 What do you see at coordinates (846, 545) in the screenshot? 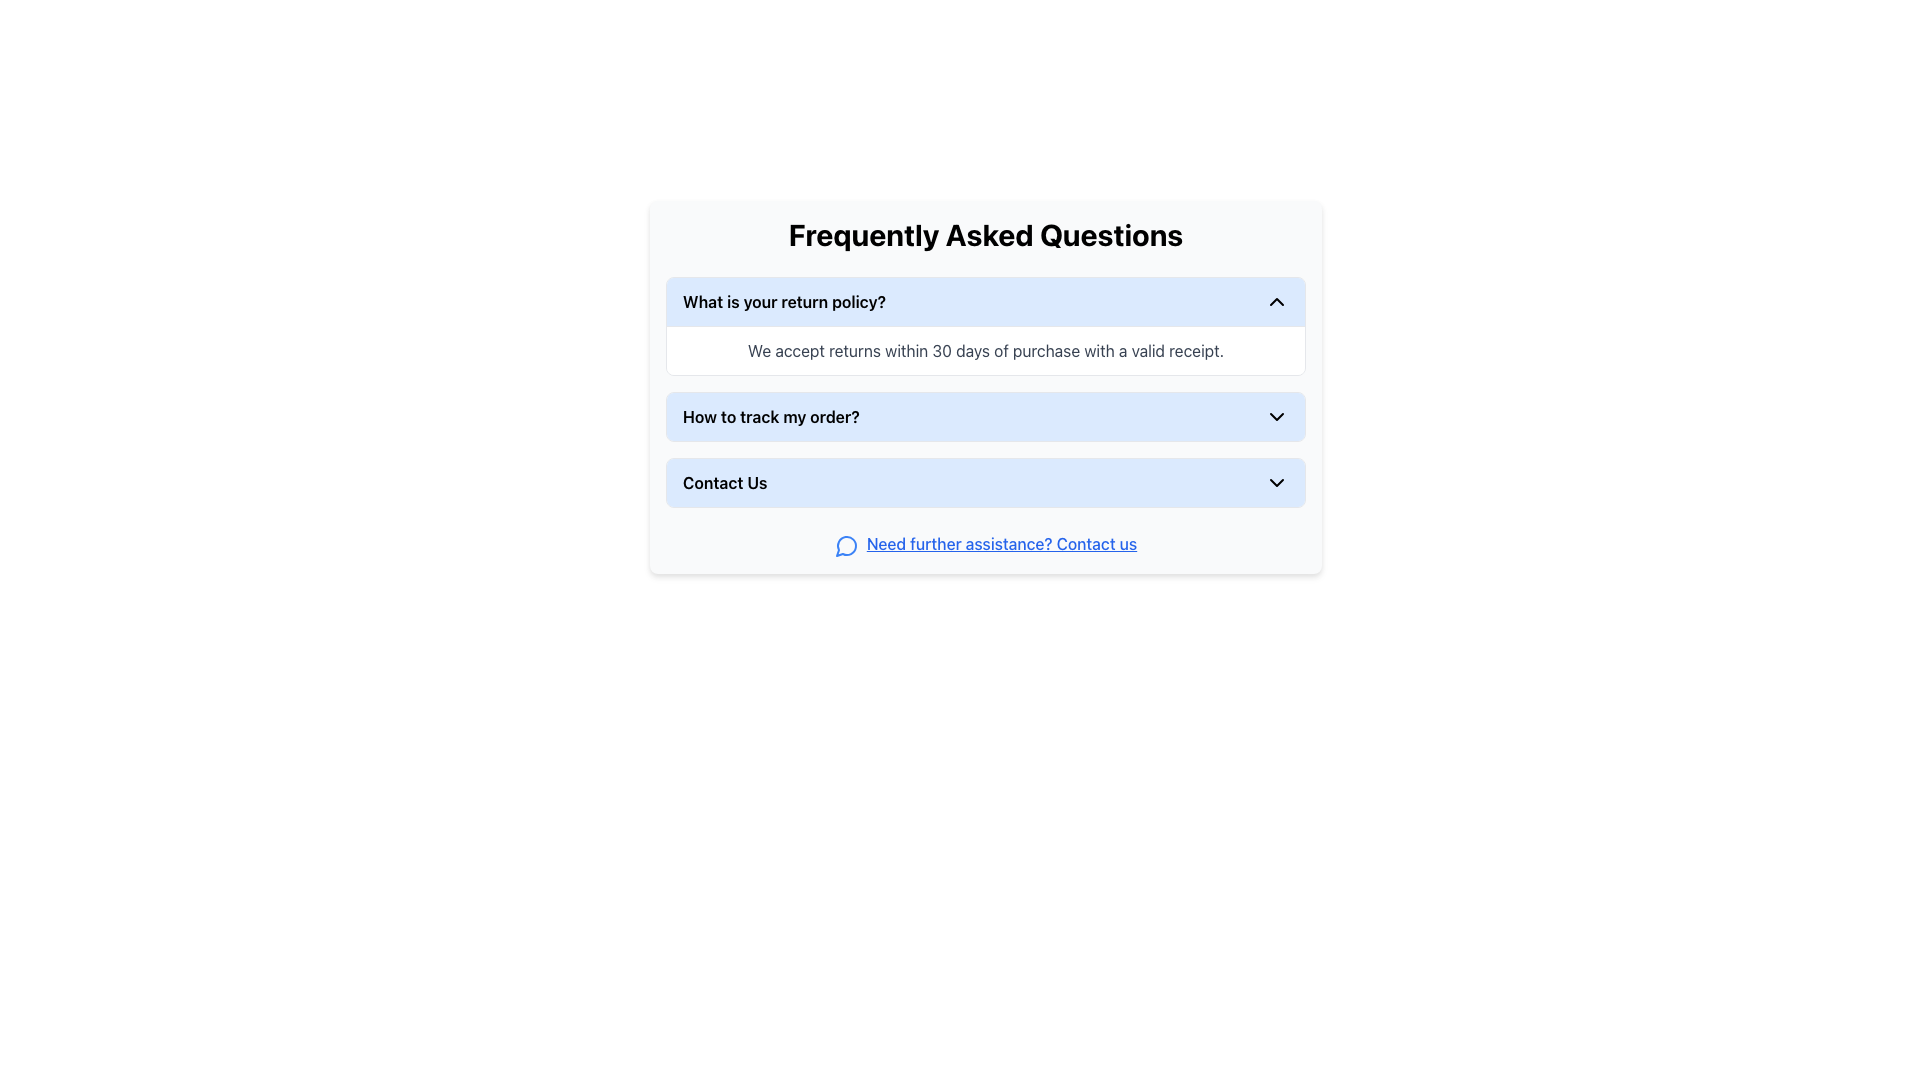
I see `the circular blue speech bubble icon with a hollow center, located below the text link 'Need further assistance? Contact us' in the Contact Us section` at bounding box center [846, 545].